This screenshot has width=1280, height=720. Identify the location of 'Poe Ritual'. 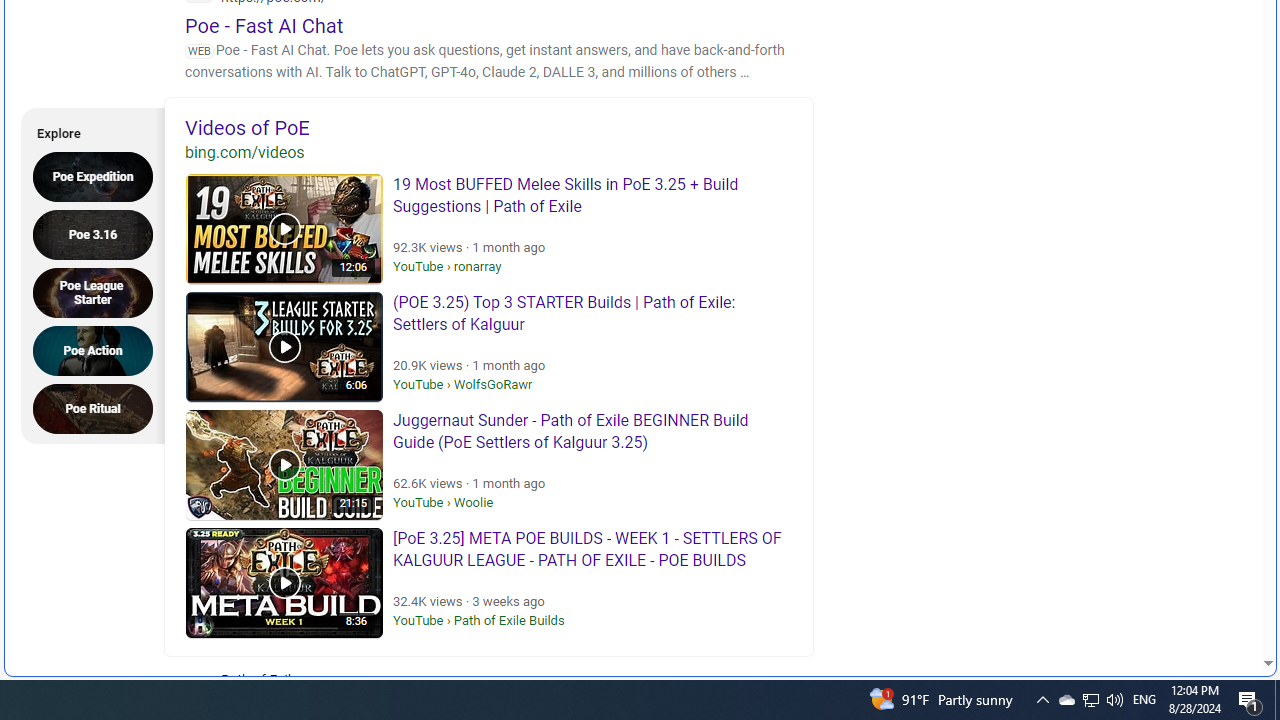
(98, 407).